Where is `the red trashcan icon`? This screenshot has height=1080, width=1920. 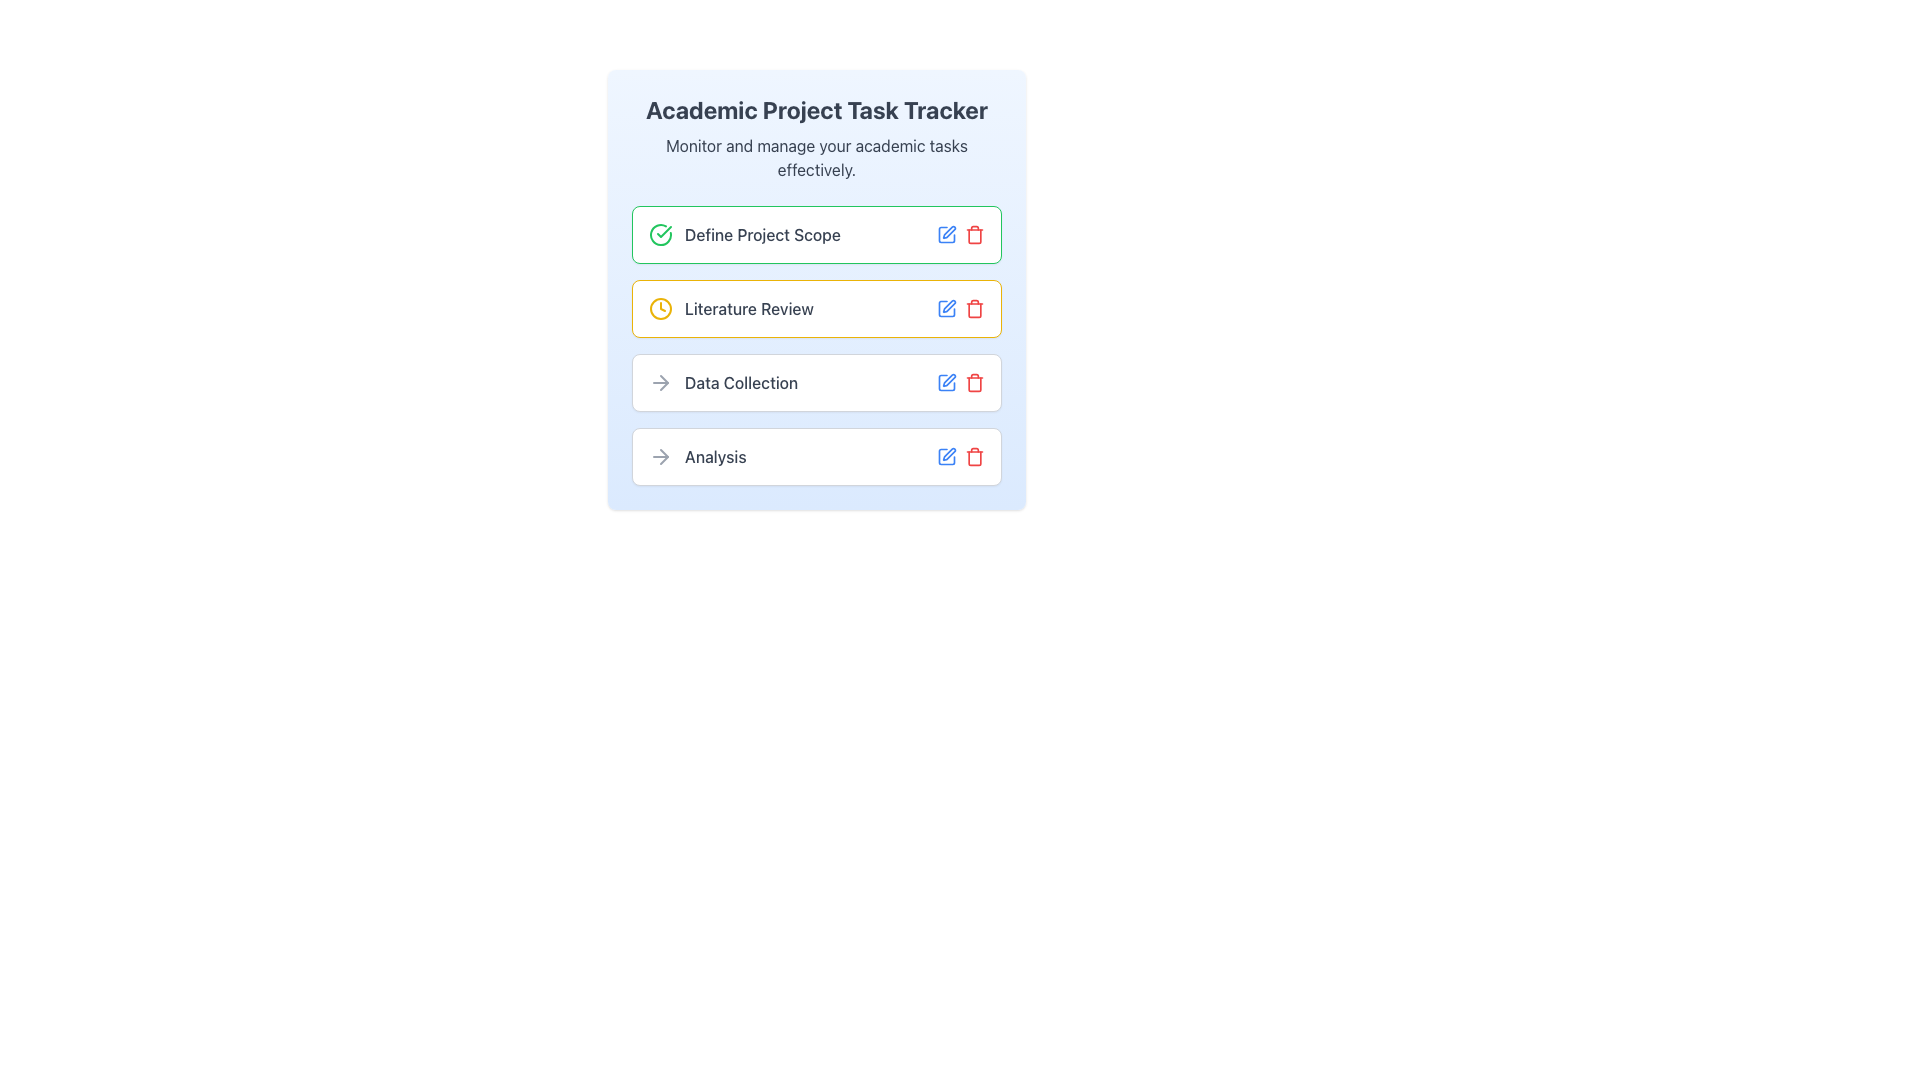
the red trashcan icon is located at coordinates (960, 456).